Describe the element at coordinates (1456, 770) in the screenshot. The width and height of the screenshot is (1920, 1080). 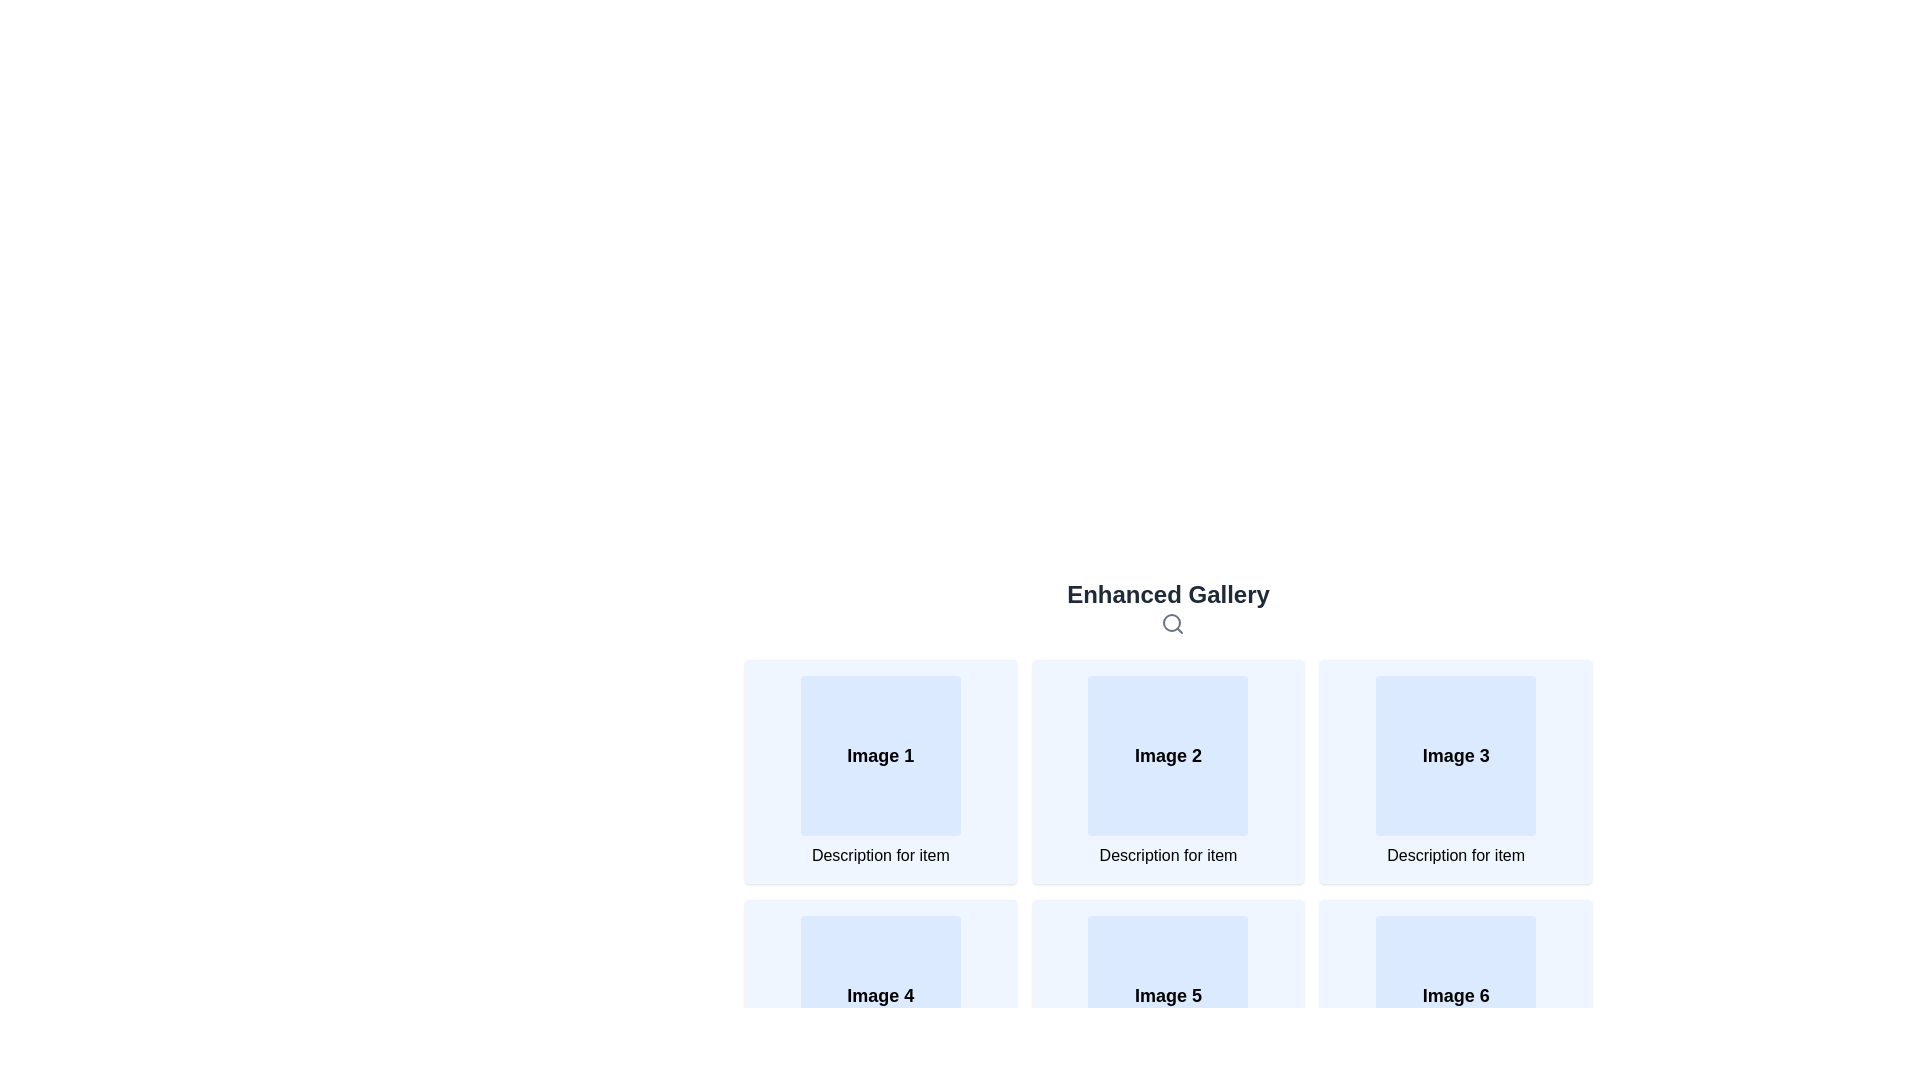
I see `the static card element located in the top row, rightmost position of a grid layout, which contains an image placeholder labeled 'Image 3' and a text description below` at that location.